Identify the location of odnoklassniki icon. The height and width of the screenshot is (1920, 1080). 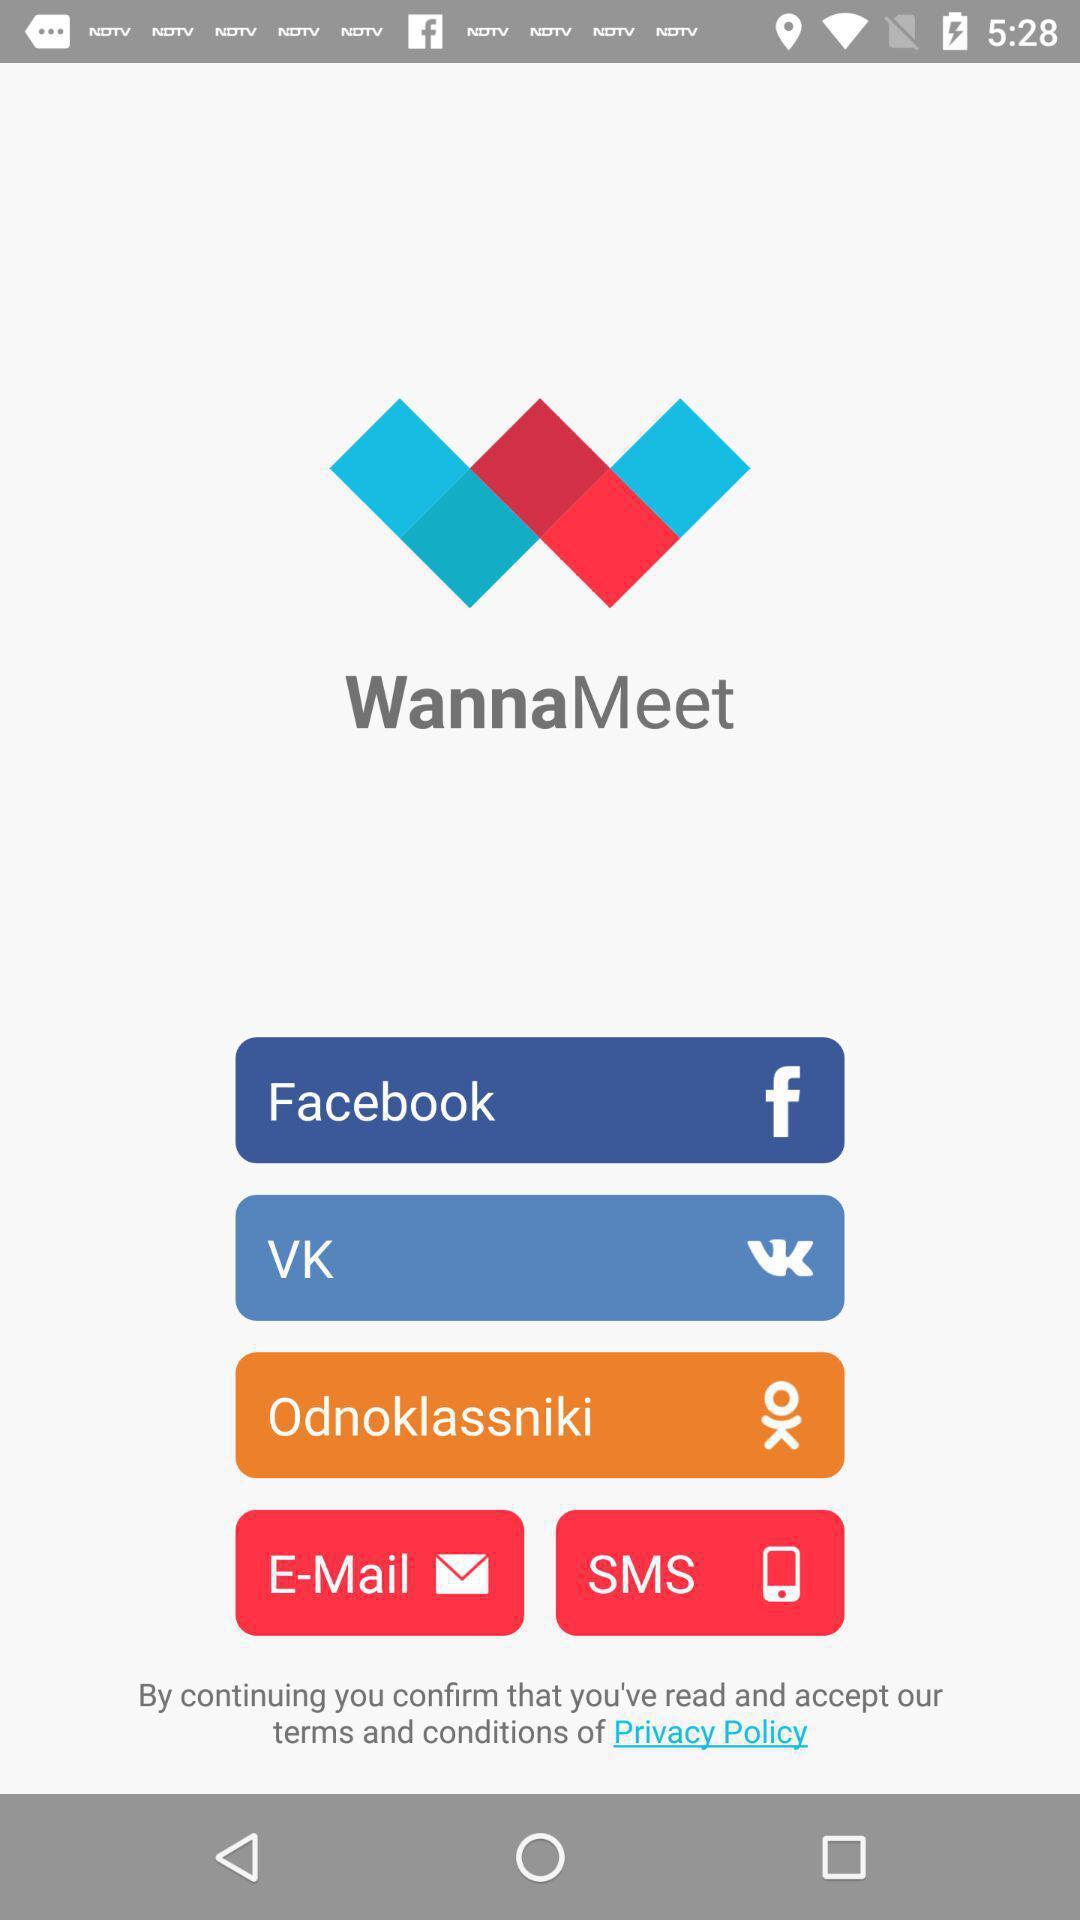
(540, 1414).